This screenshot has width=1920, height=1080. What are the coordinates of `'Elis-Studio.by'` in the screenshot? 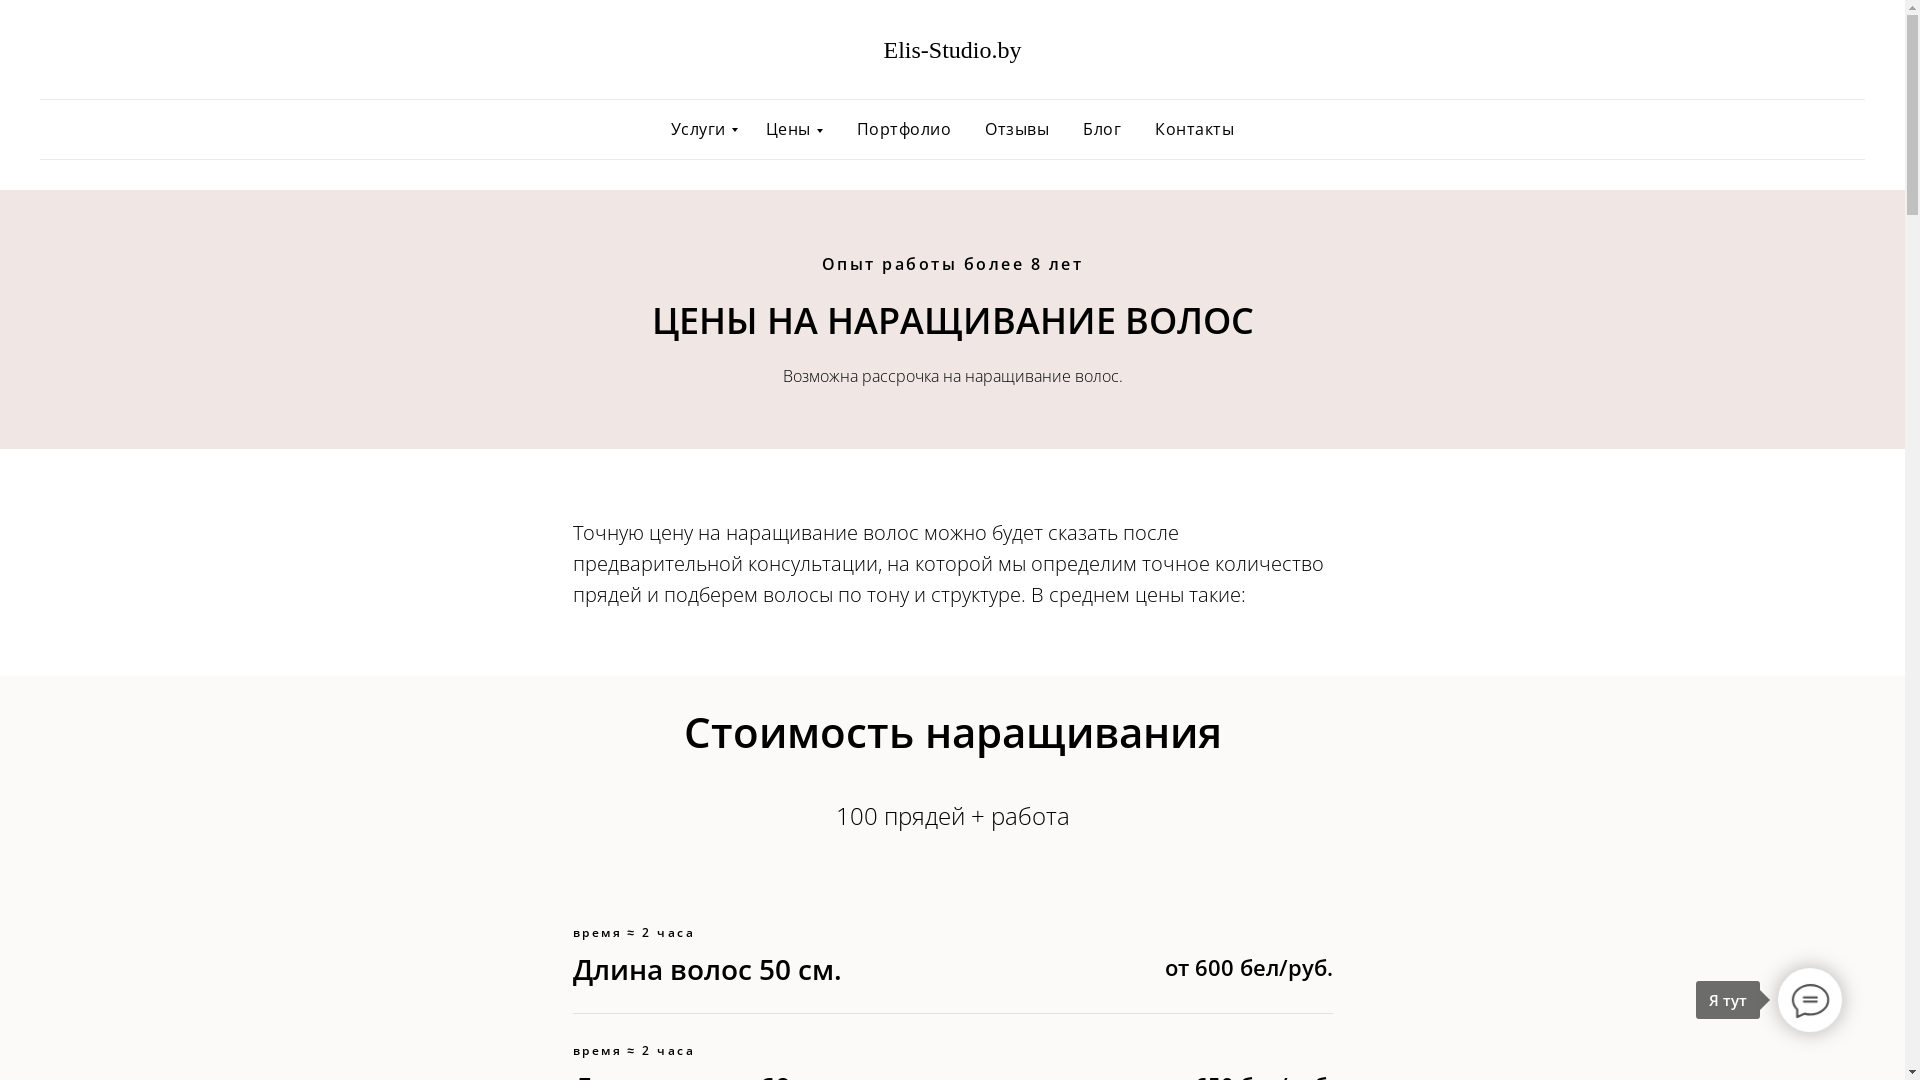 It's located at (952, 51).